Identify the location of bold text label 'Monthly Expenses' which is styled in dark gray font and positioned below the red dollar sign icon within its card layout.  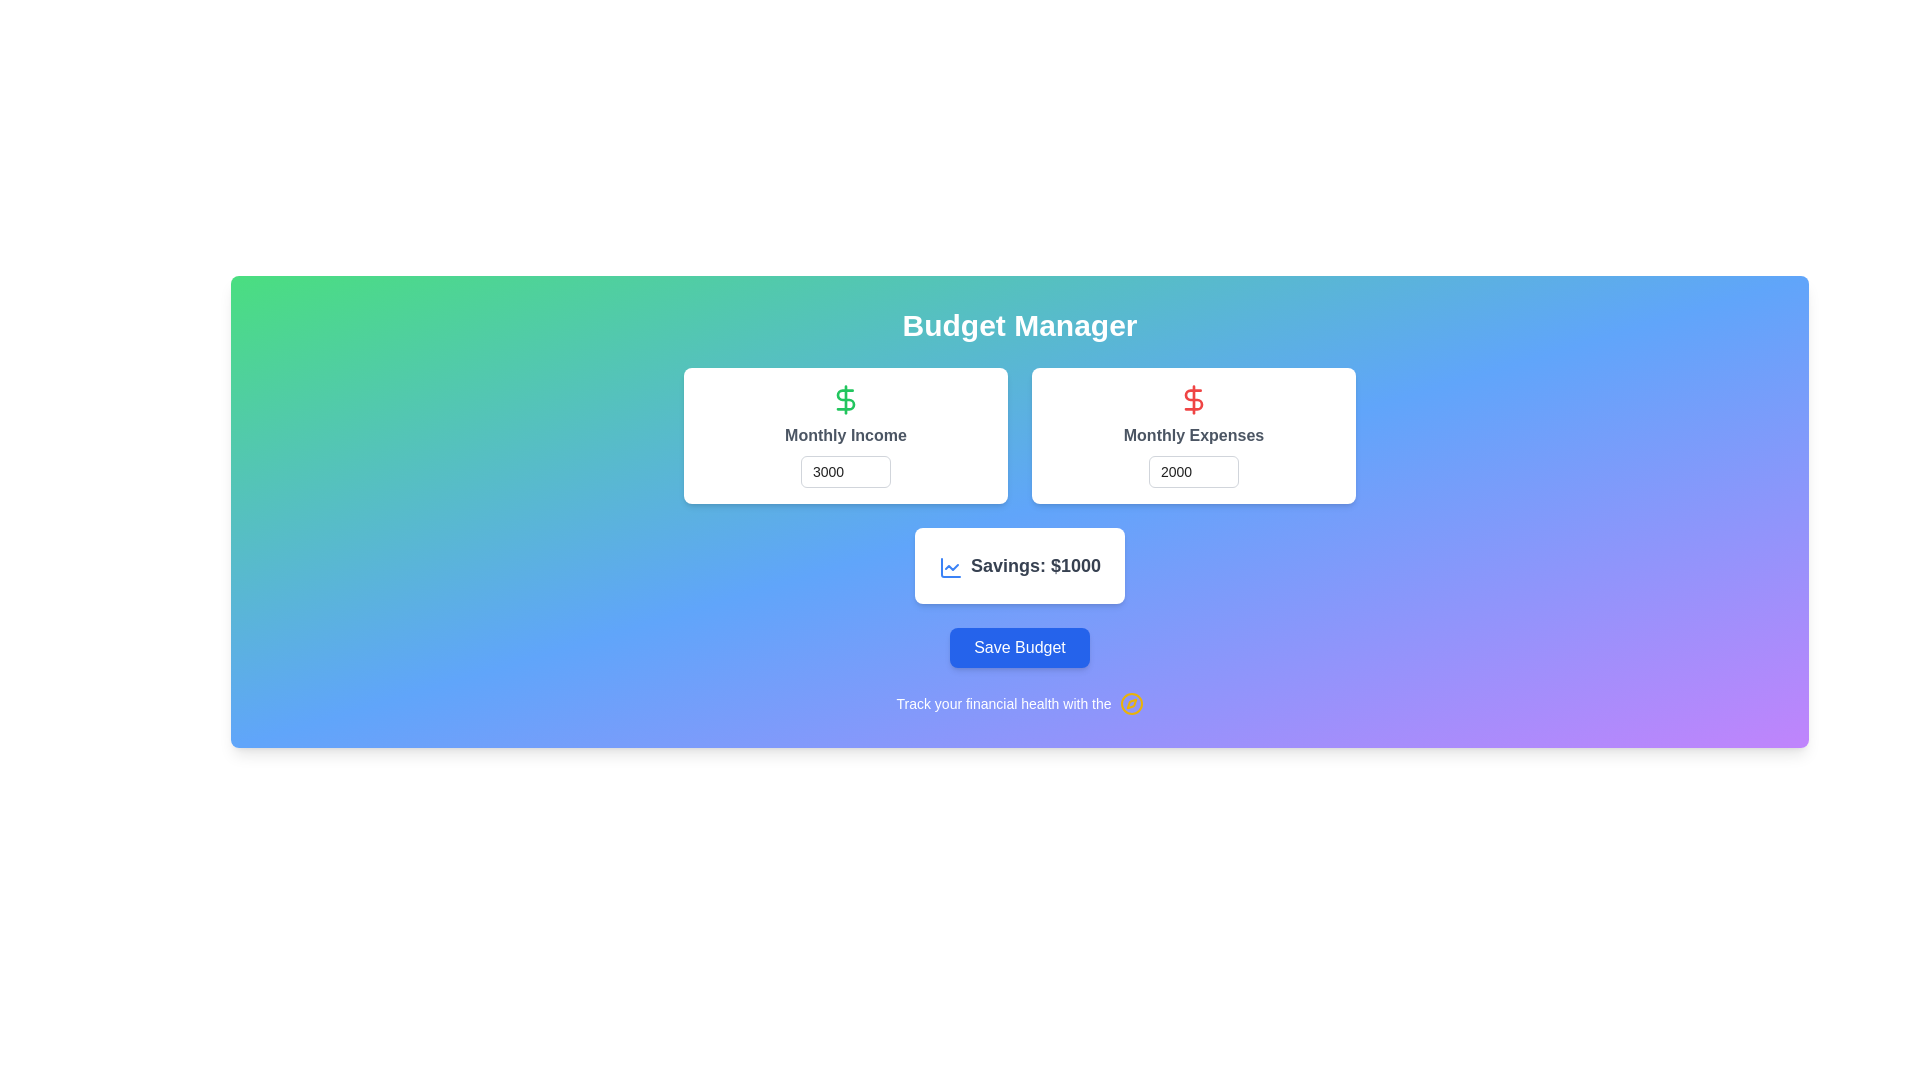
(1194, 434).